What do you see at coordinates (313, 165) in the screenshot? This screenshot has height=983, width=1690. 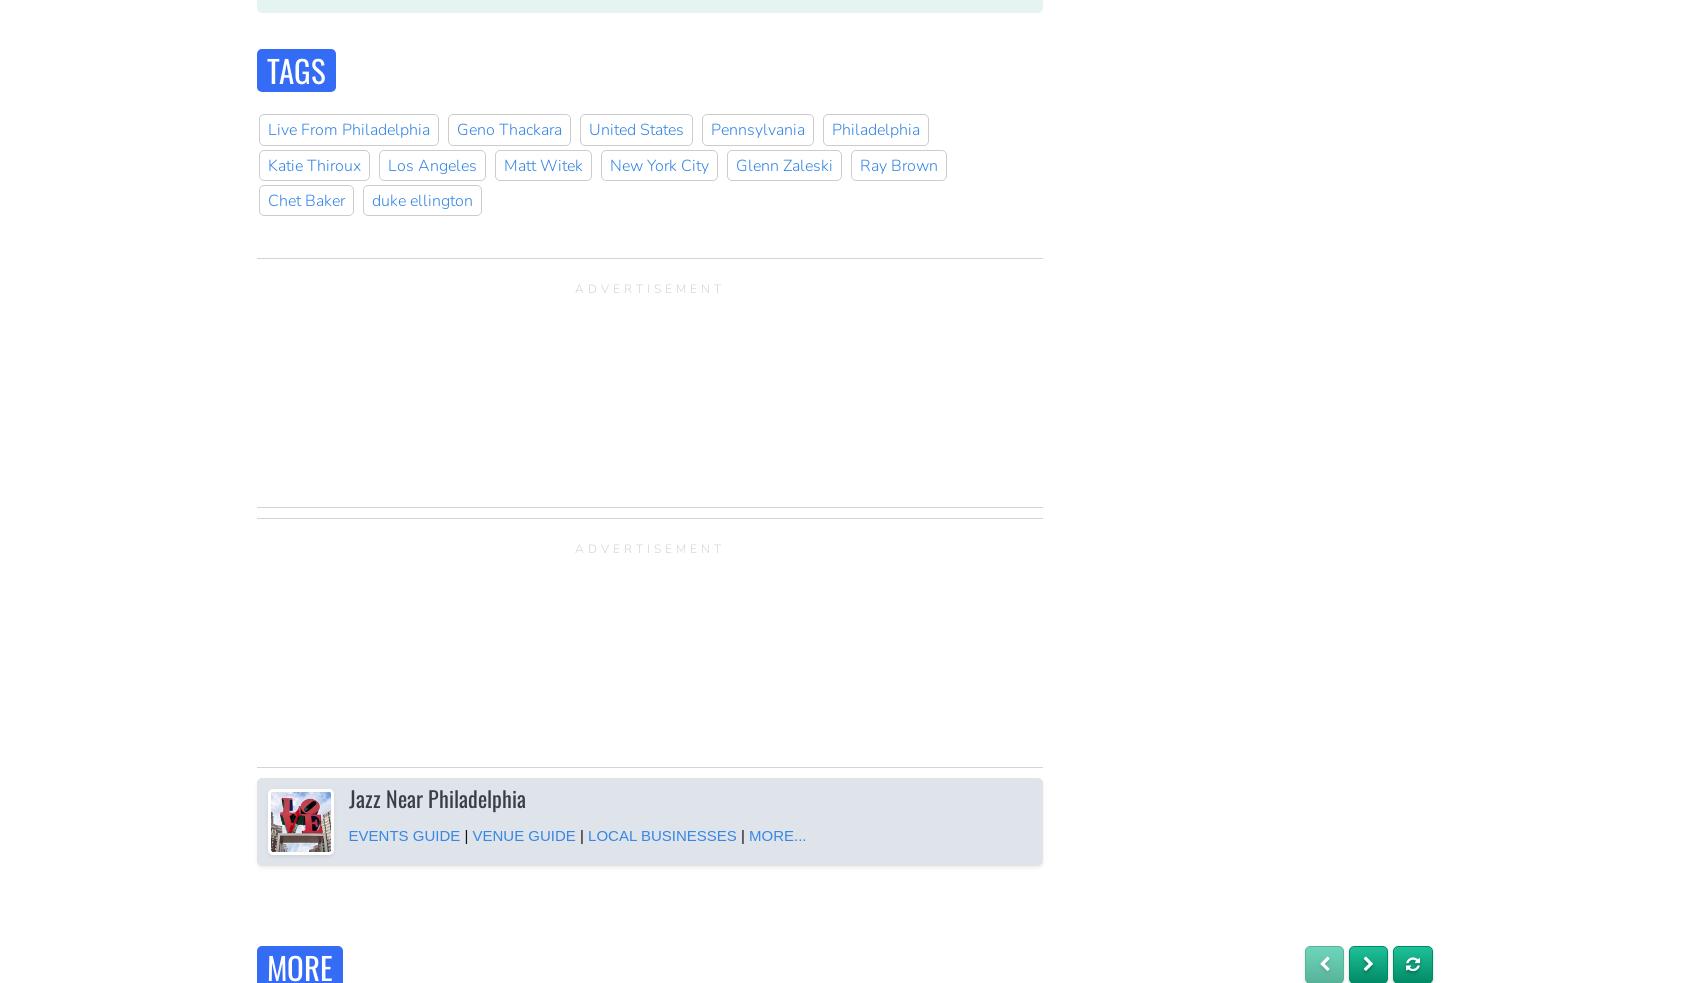 I see `'Katie Thiroux'` at bounding box center [313, 165].